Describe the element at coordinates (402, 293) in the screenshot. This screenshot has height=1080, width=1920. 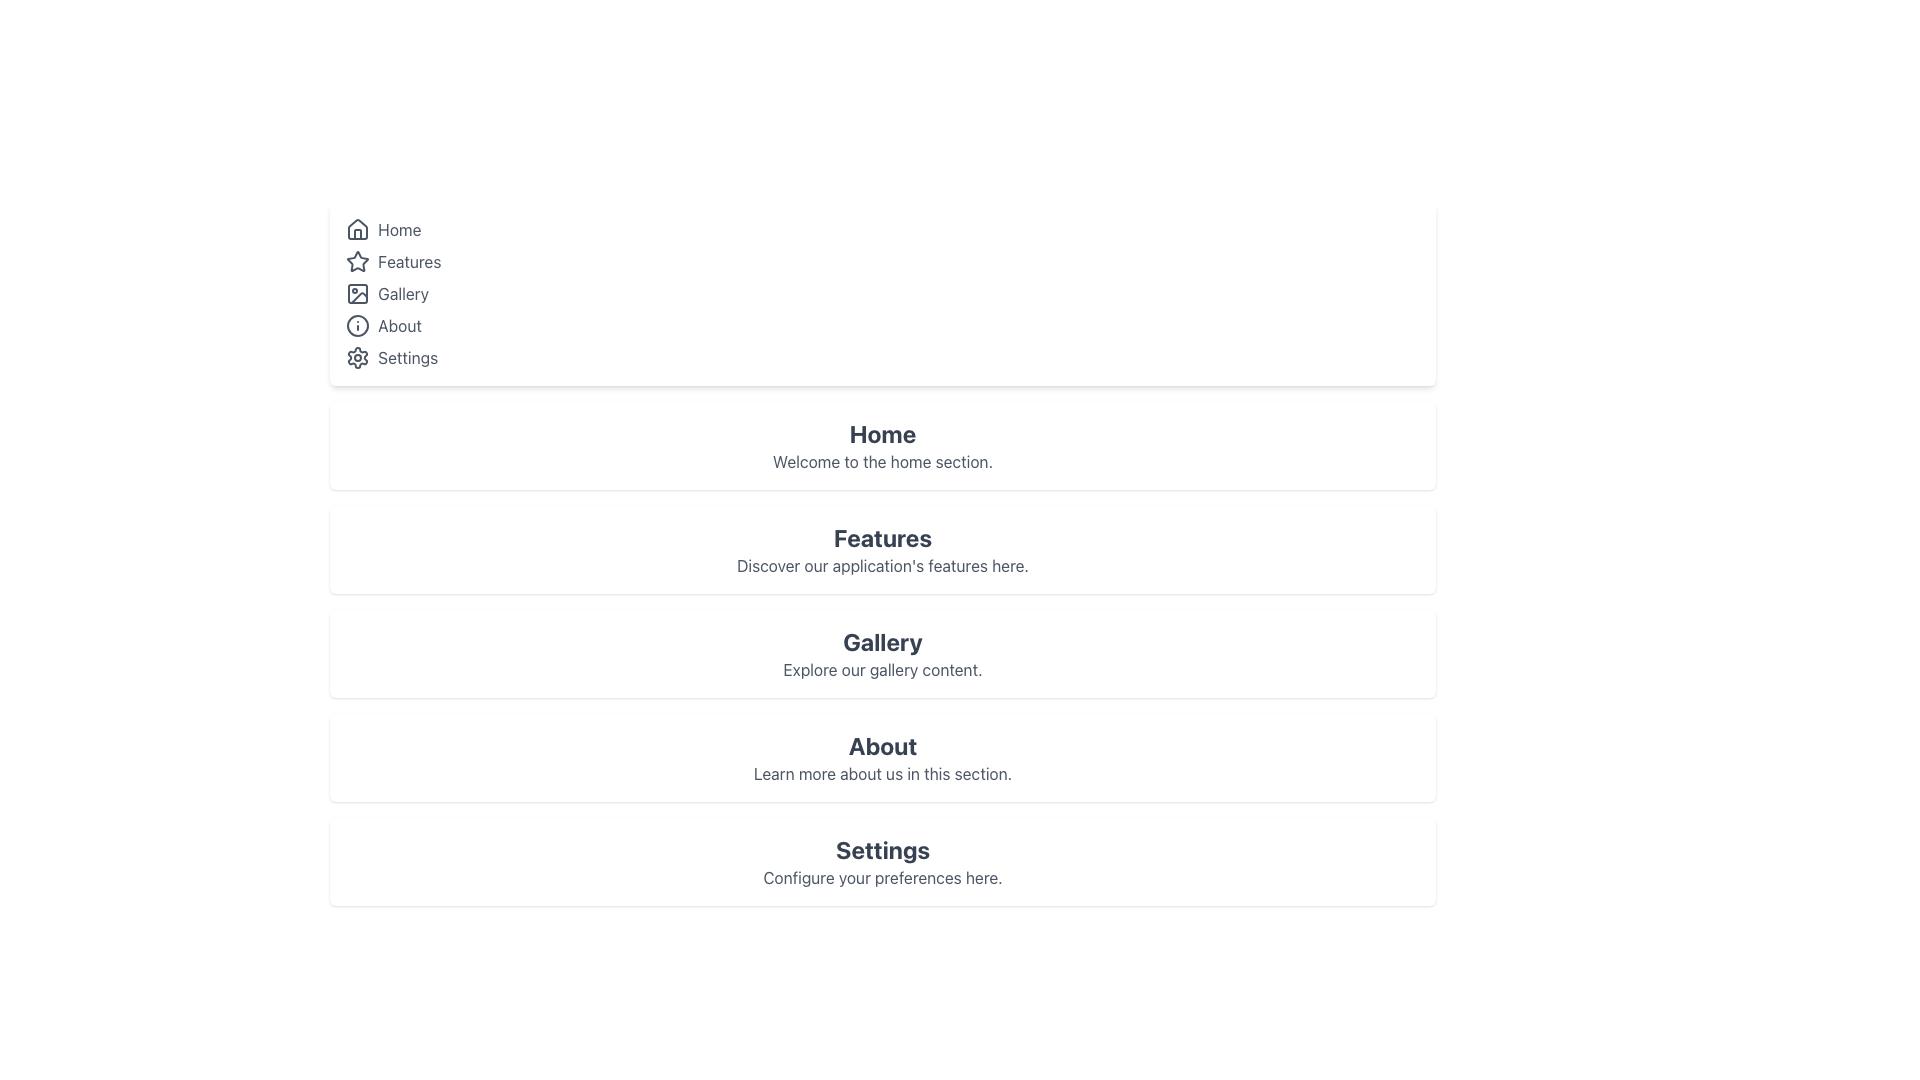
I see `the 'Gallery' text label, which is the third item in a vertical navigation list, located between 'Features' and 'About'` at that location.